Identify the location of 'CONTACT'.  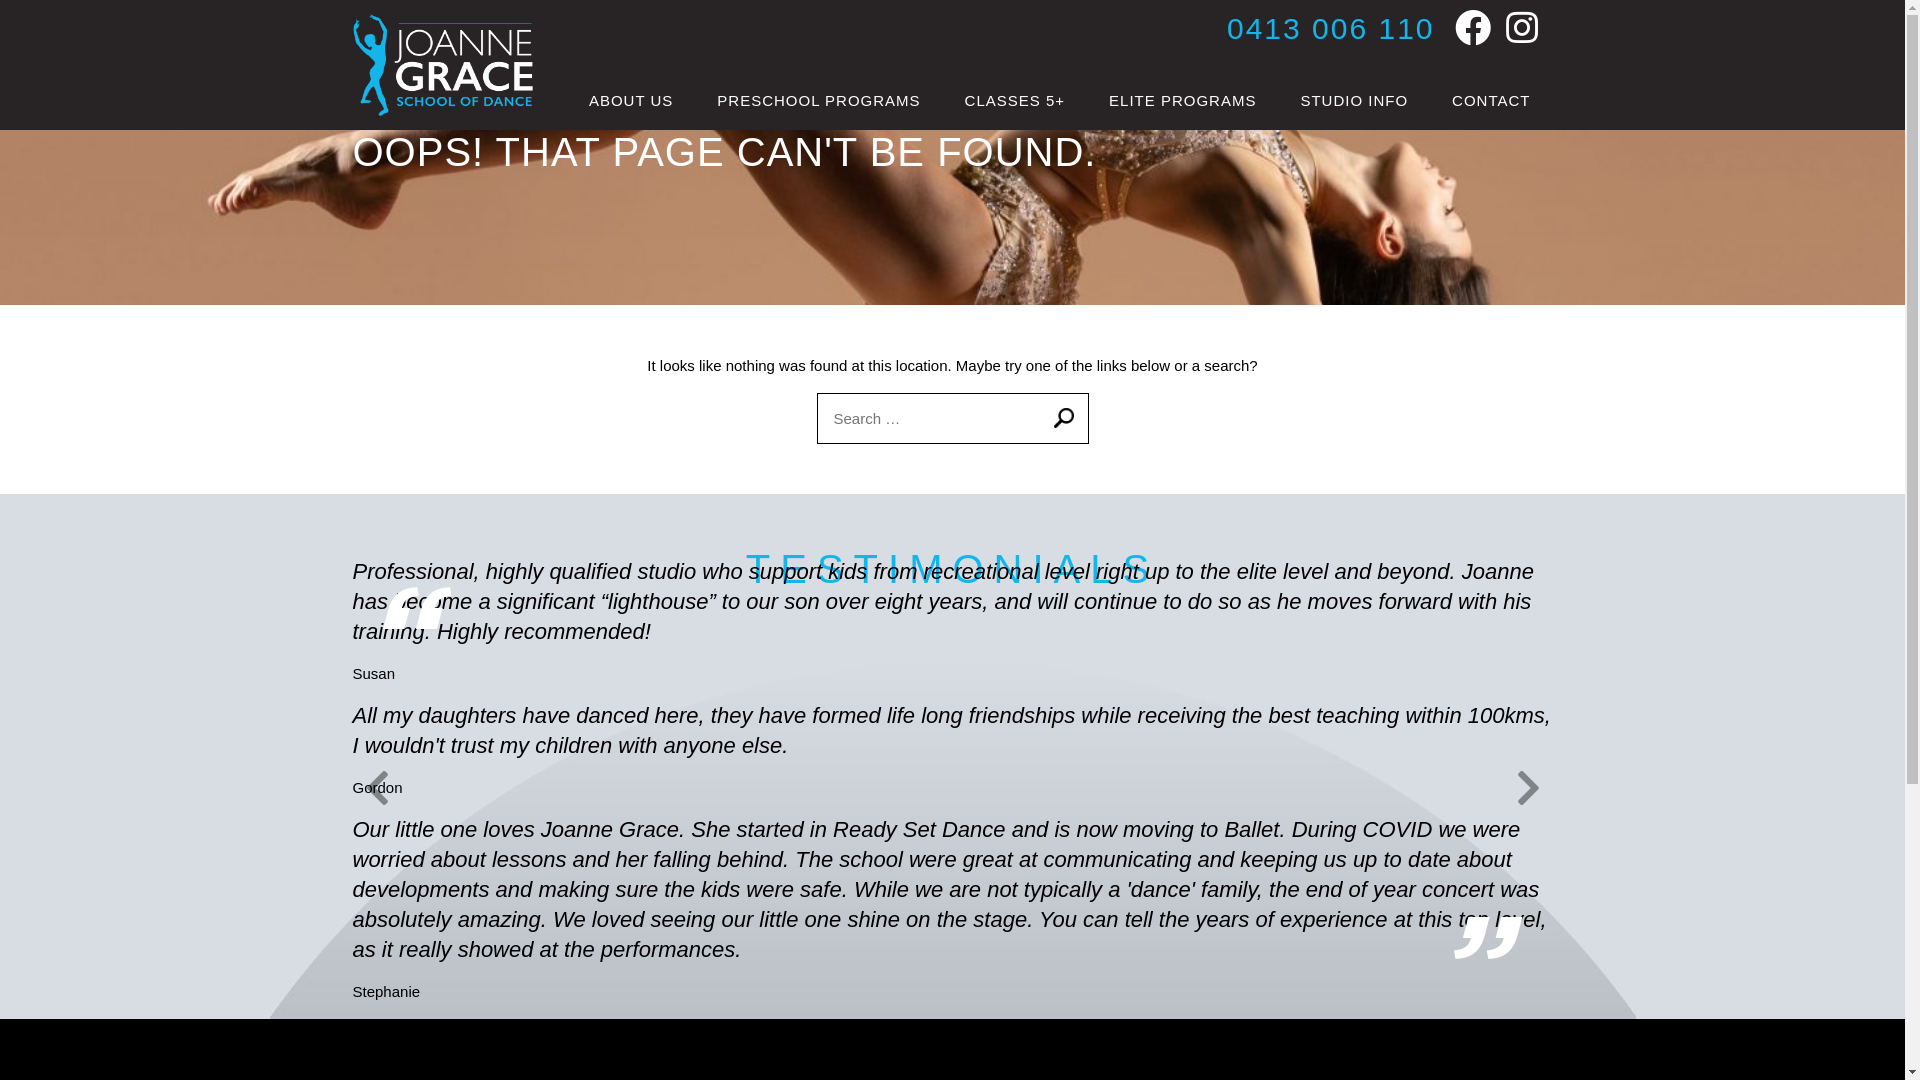
(1491, 100).